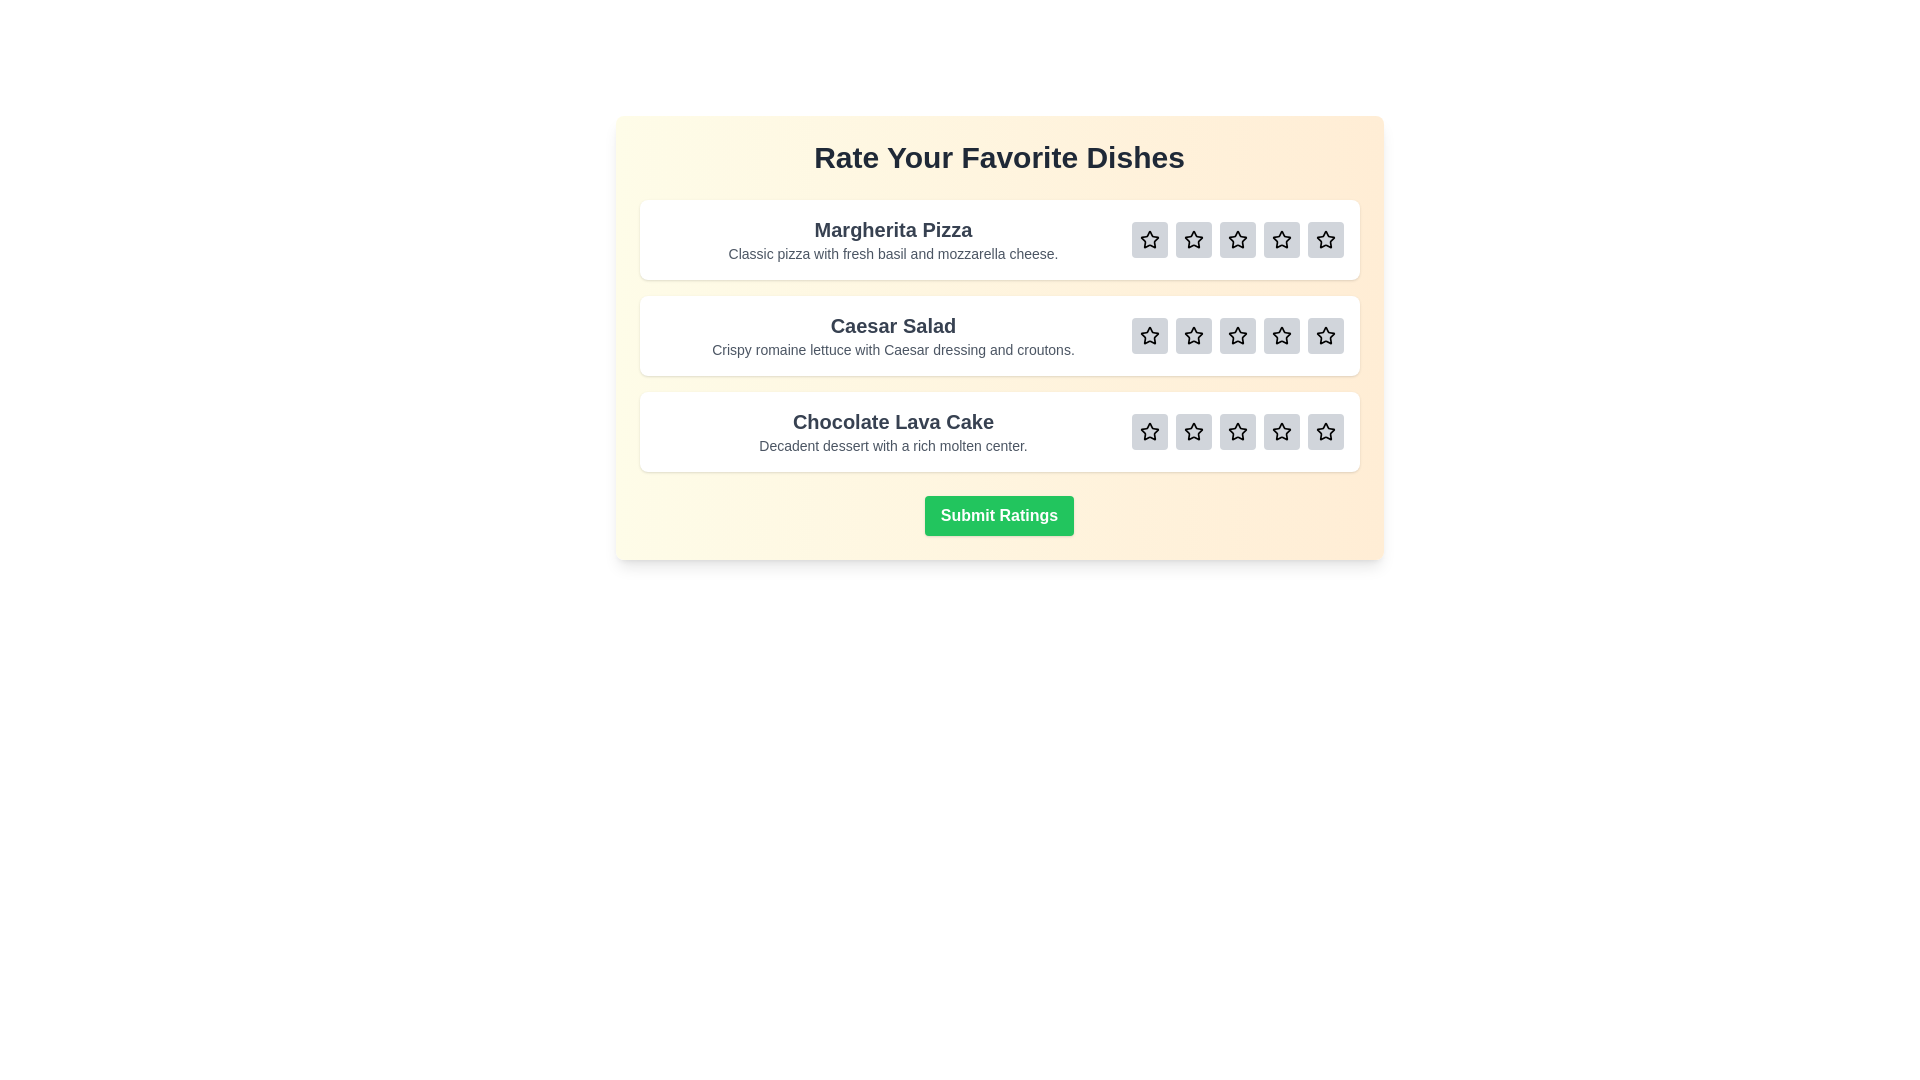 This screenshot has height=1080, width=1920. What do you see at coordinates (999, 515) in the screenshot?
I see `the submit button to submit all ratings` at bounding box center [999, 515].